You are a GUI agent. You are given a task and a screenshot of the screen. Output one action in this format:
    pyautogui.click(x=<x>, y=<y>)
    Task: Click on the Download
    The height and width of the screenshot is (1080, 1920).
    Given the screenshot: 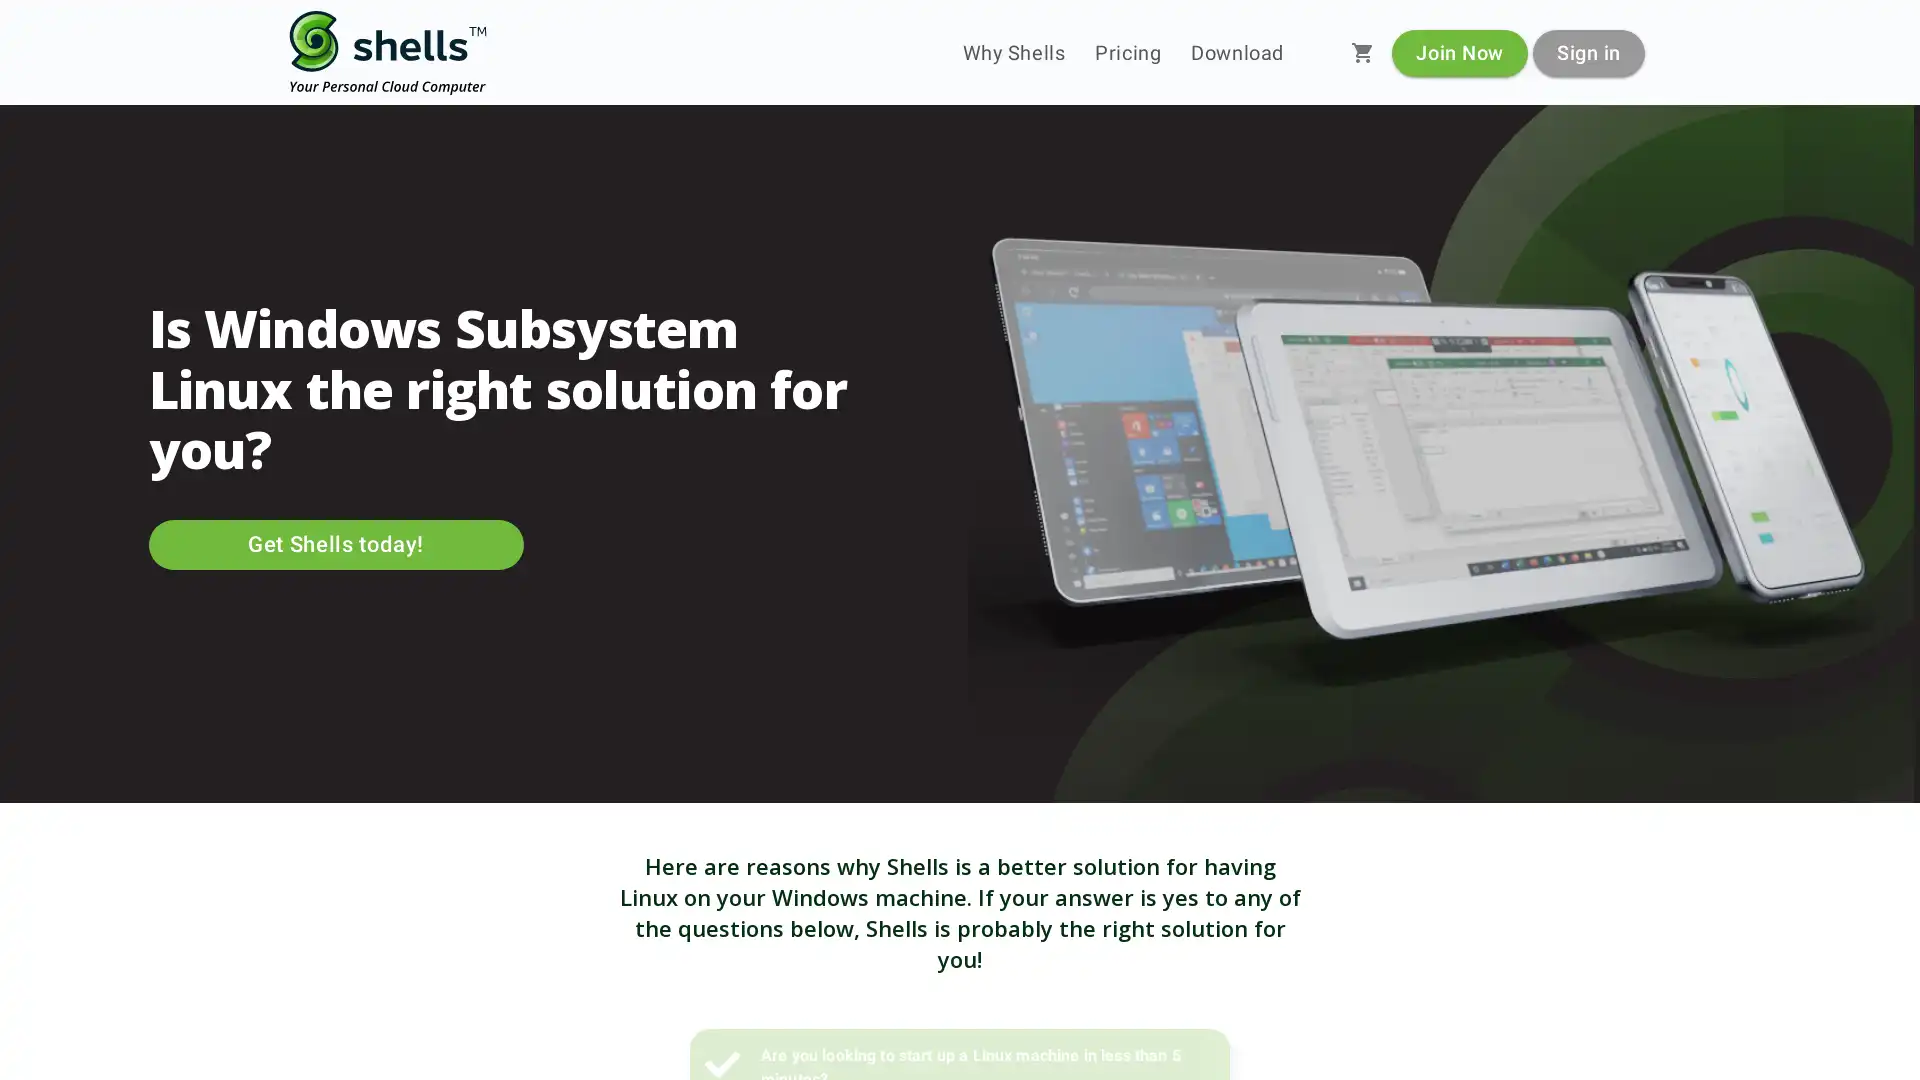 What is the action you would take?
    pyautogui.click(x=1236, y=52)
    